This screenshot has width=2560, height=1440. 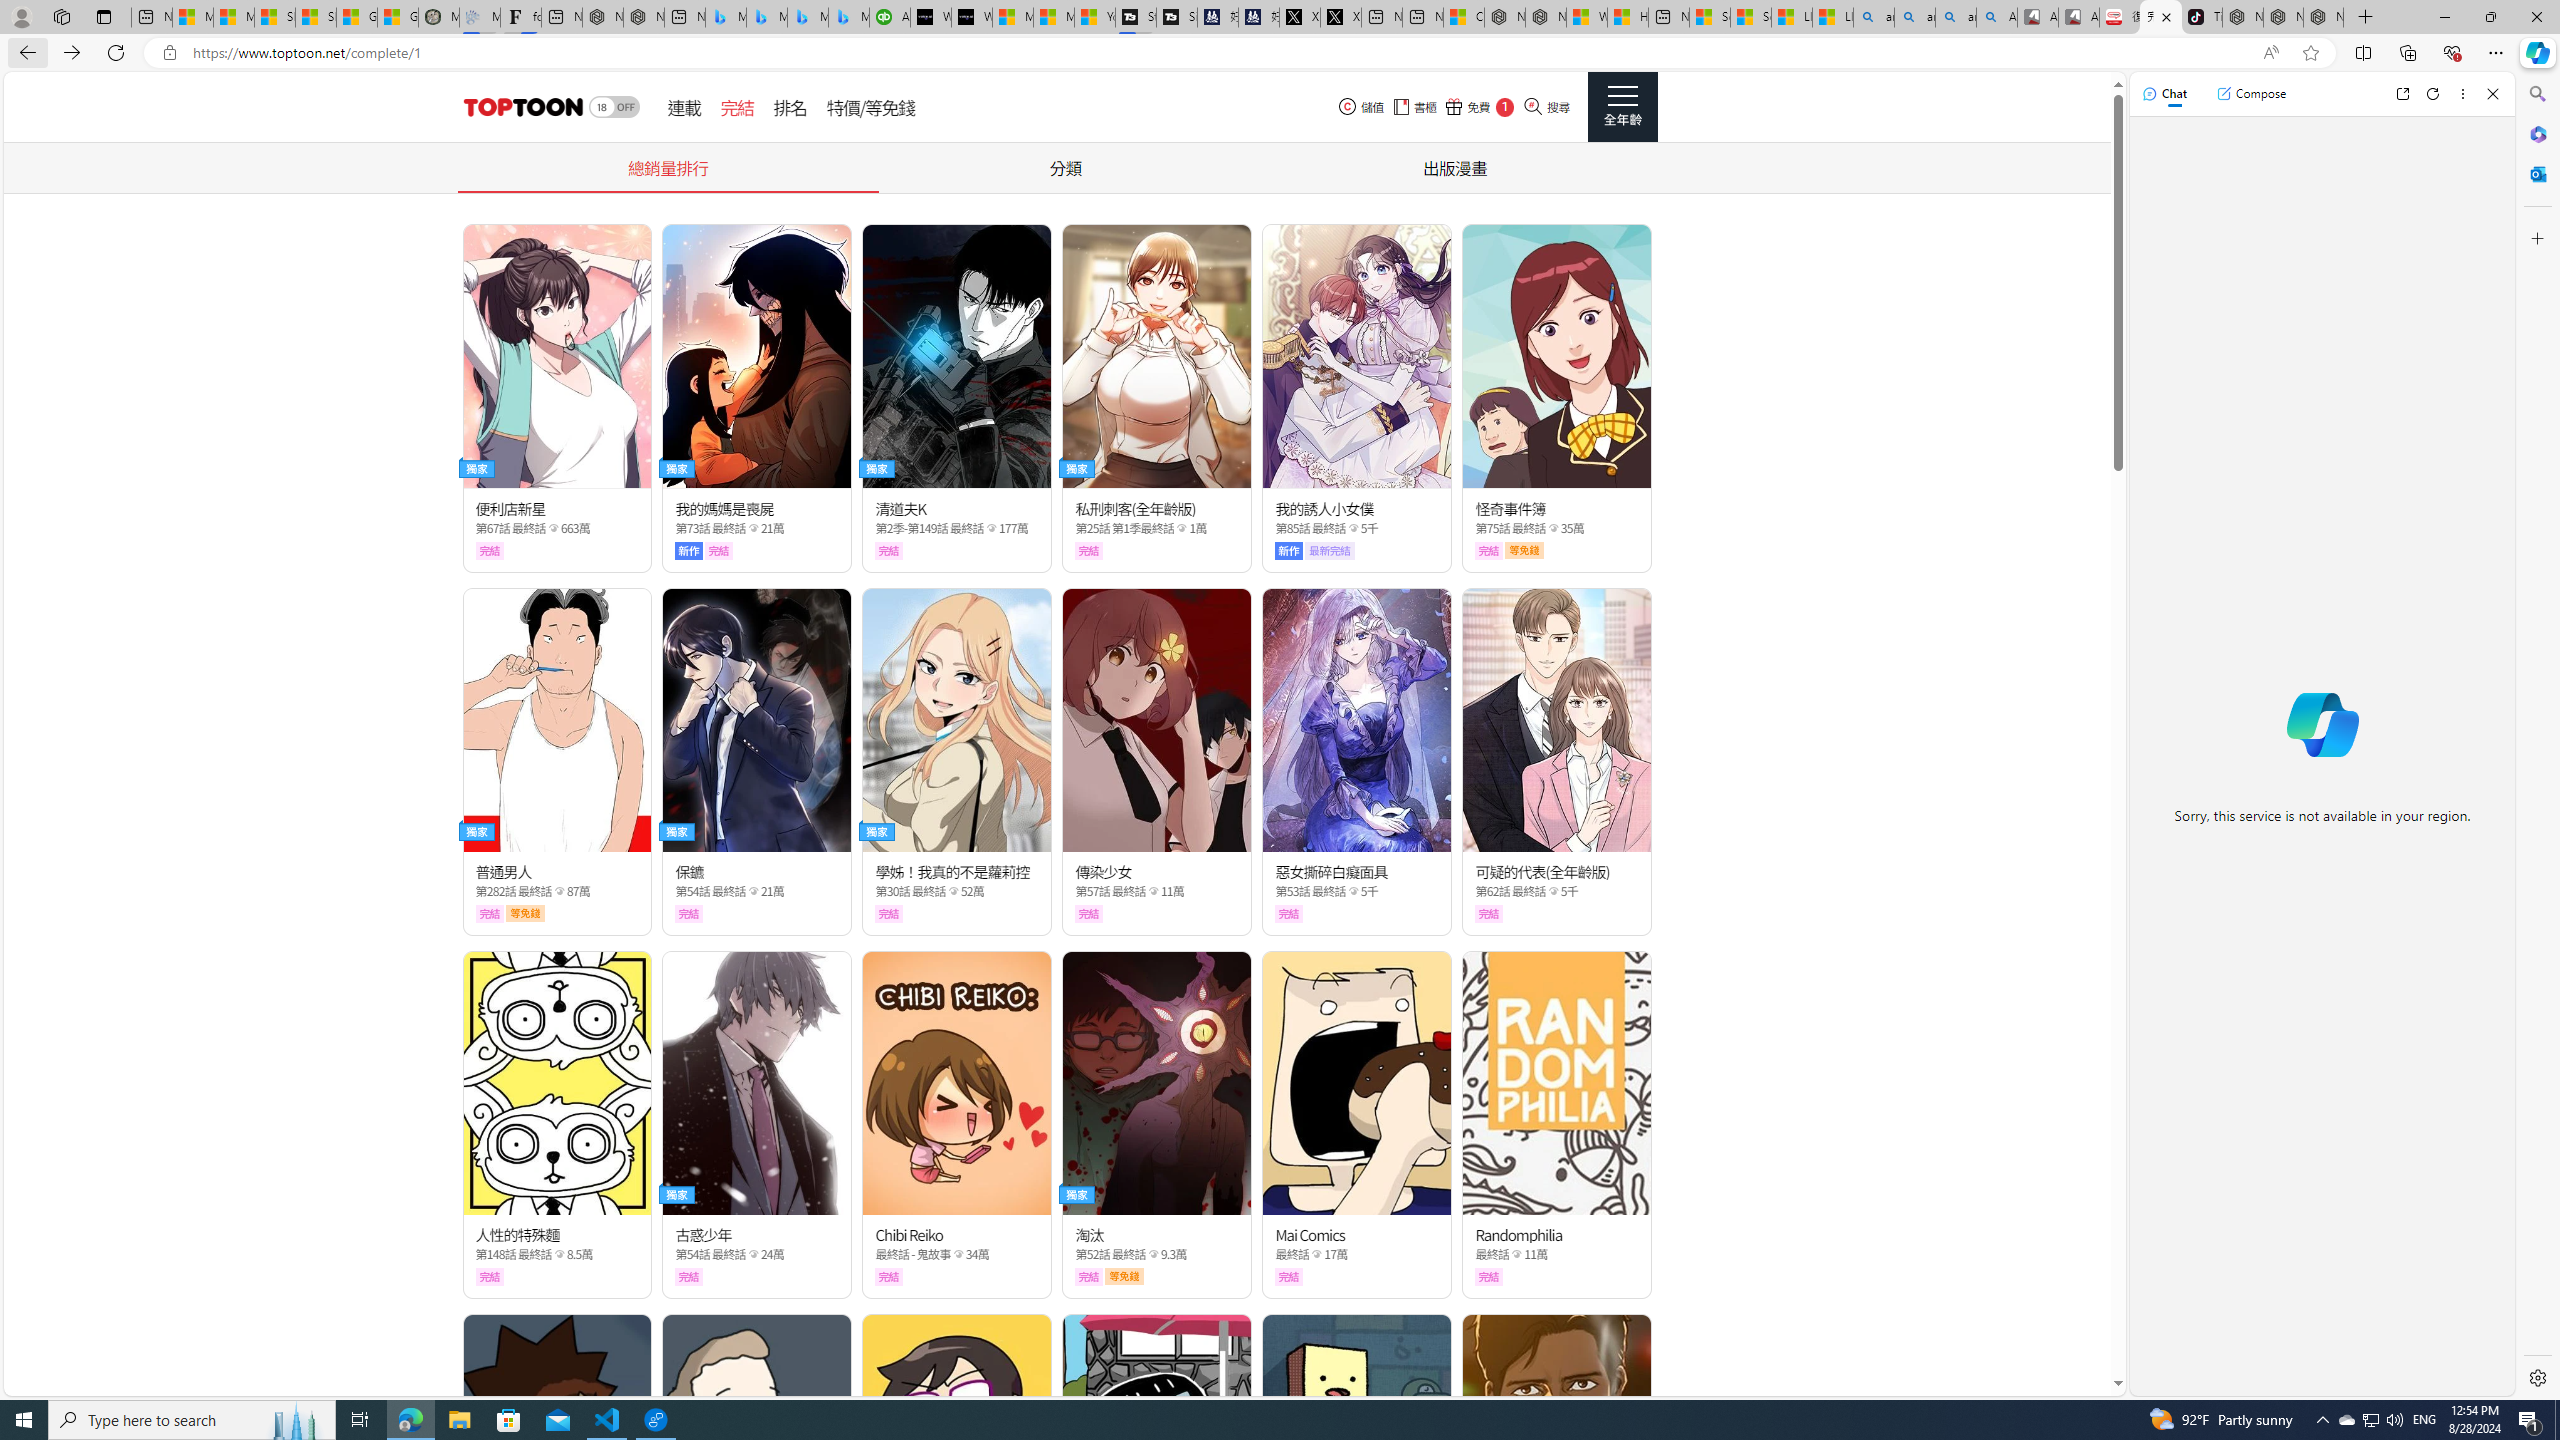 I want to click on 'All Cubot phones', so click(x=2078, y=16).